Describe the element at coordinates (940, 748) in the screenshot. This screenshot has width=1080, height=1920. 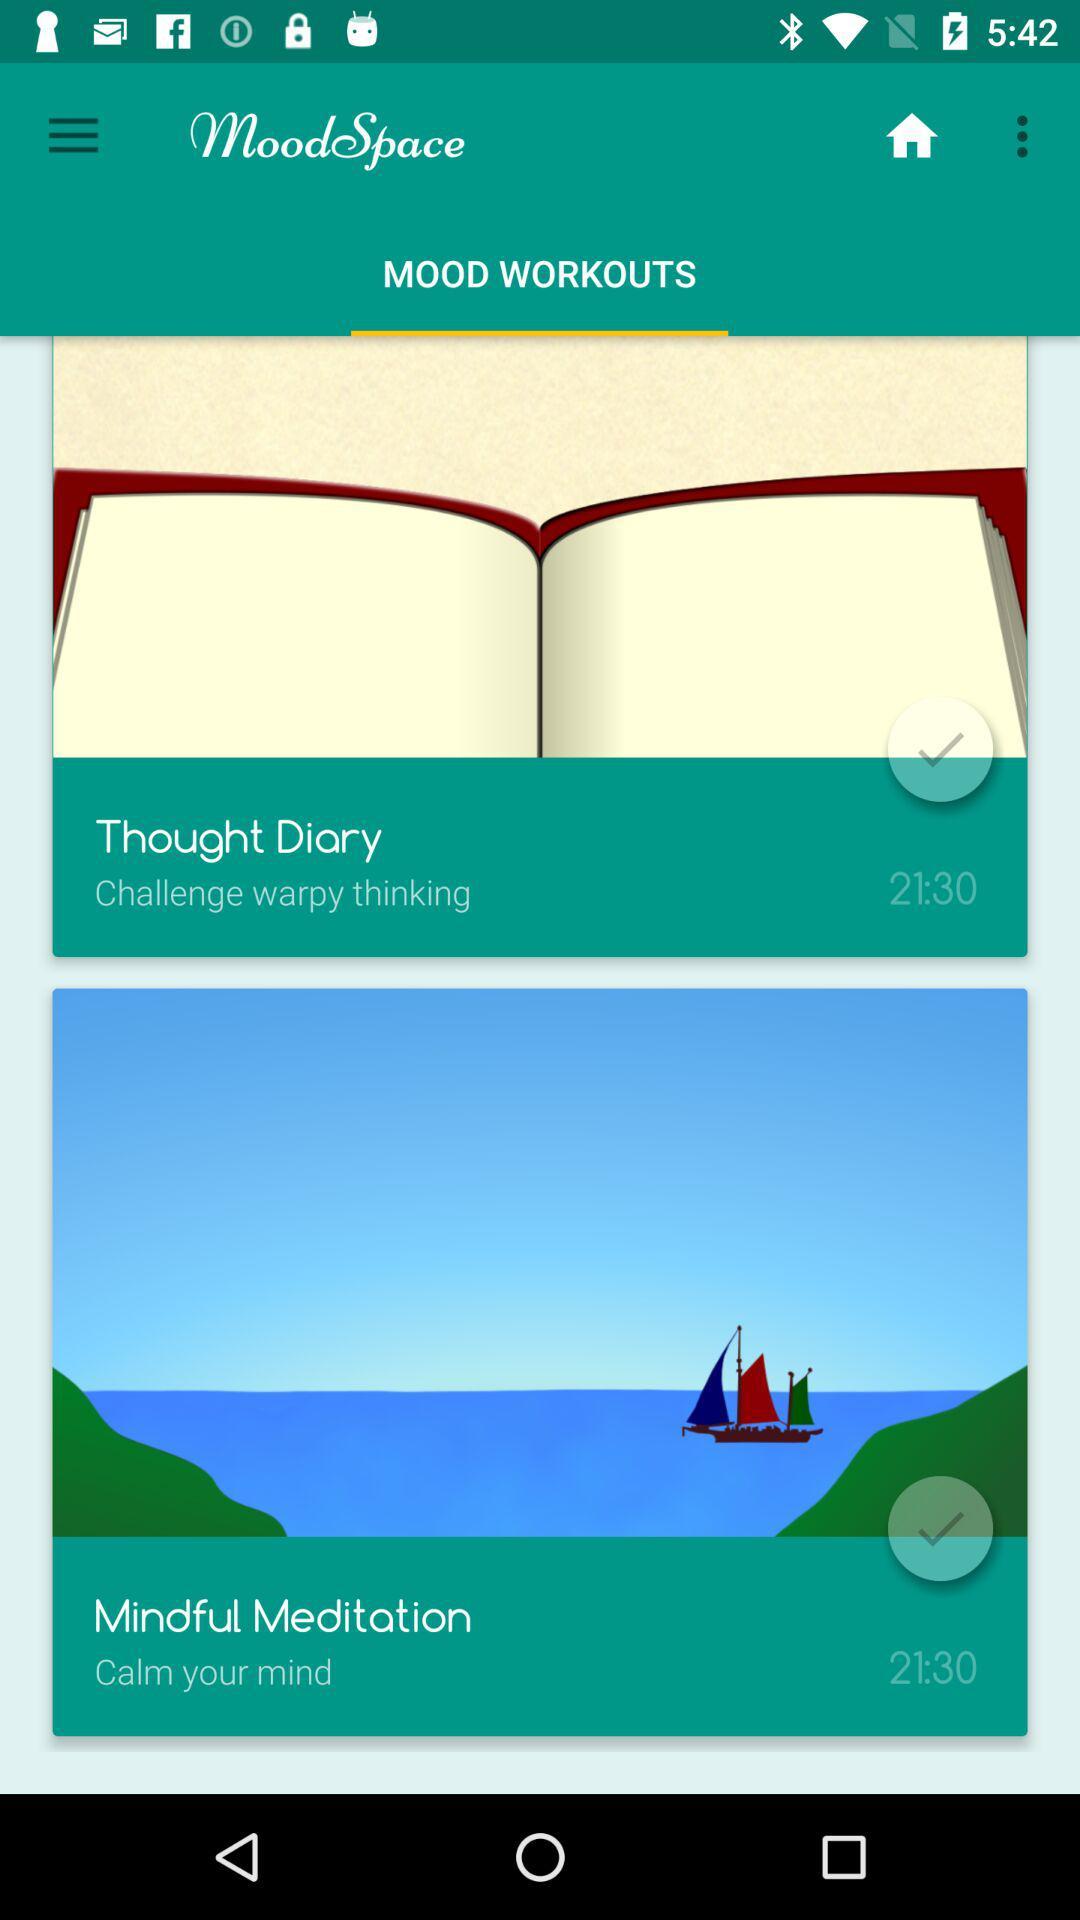
I see `mark as done` at that location.